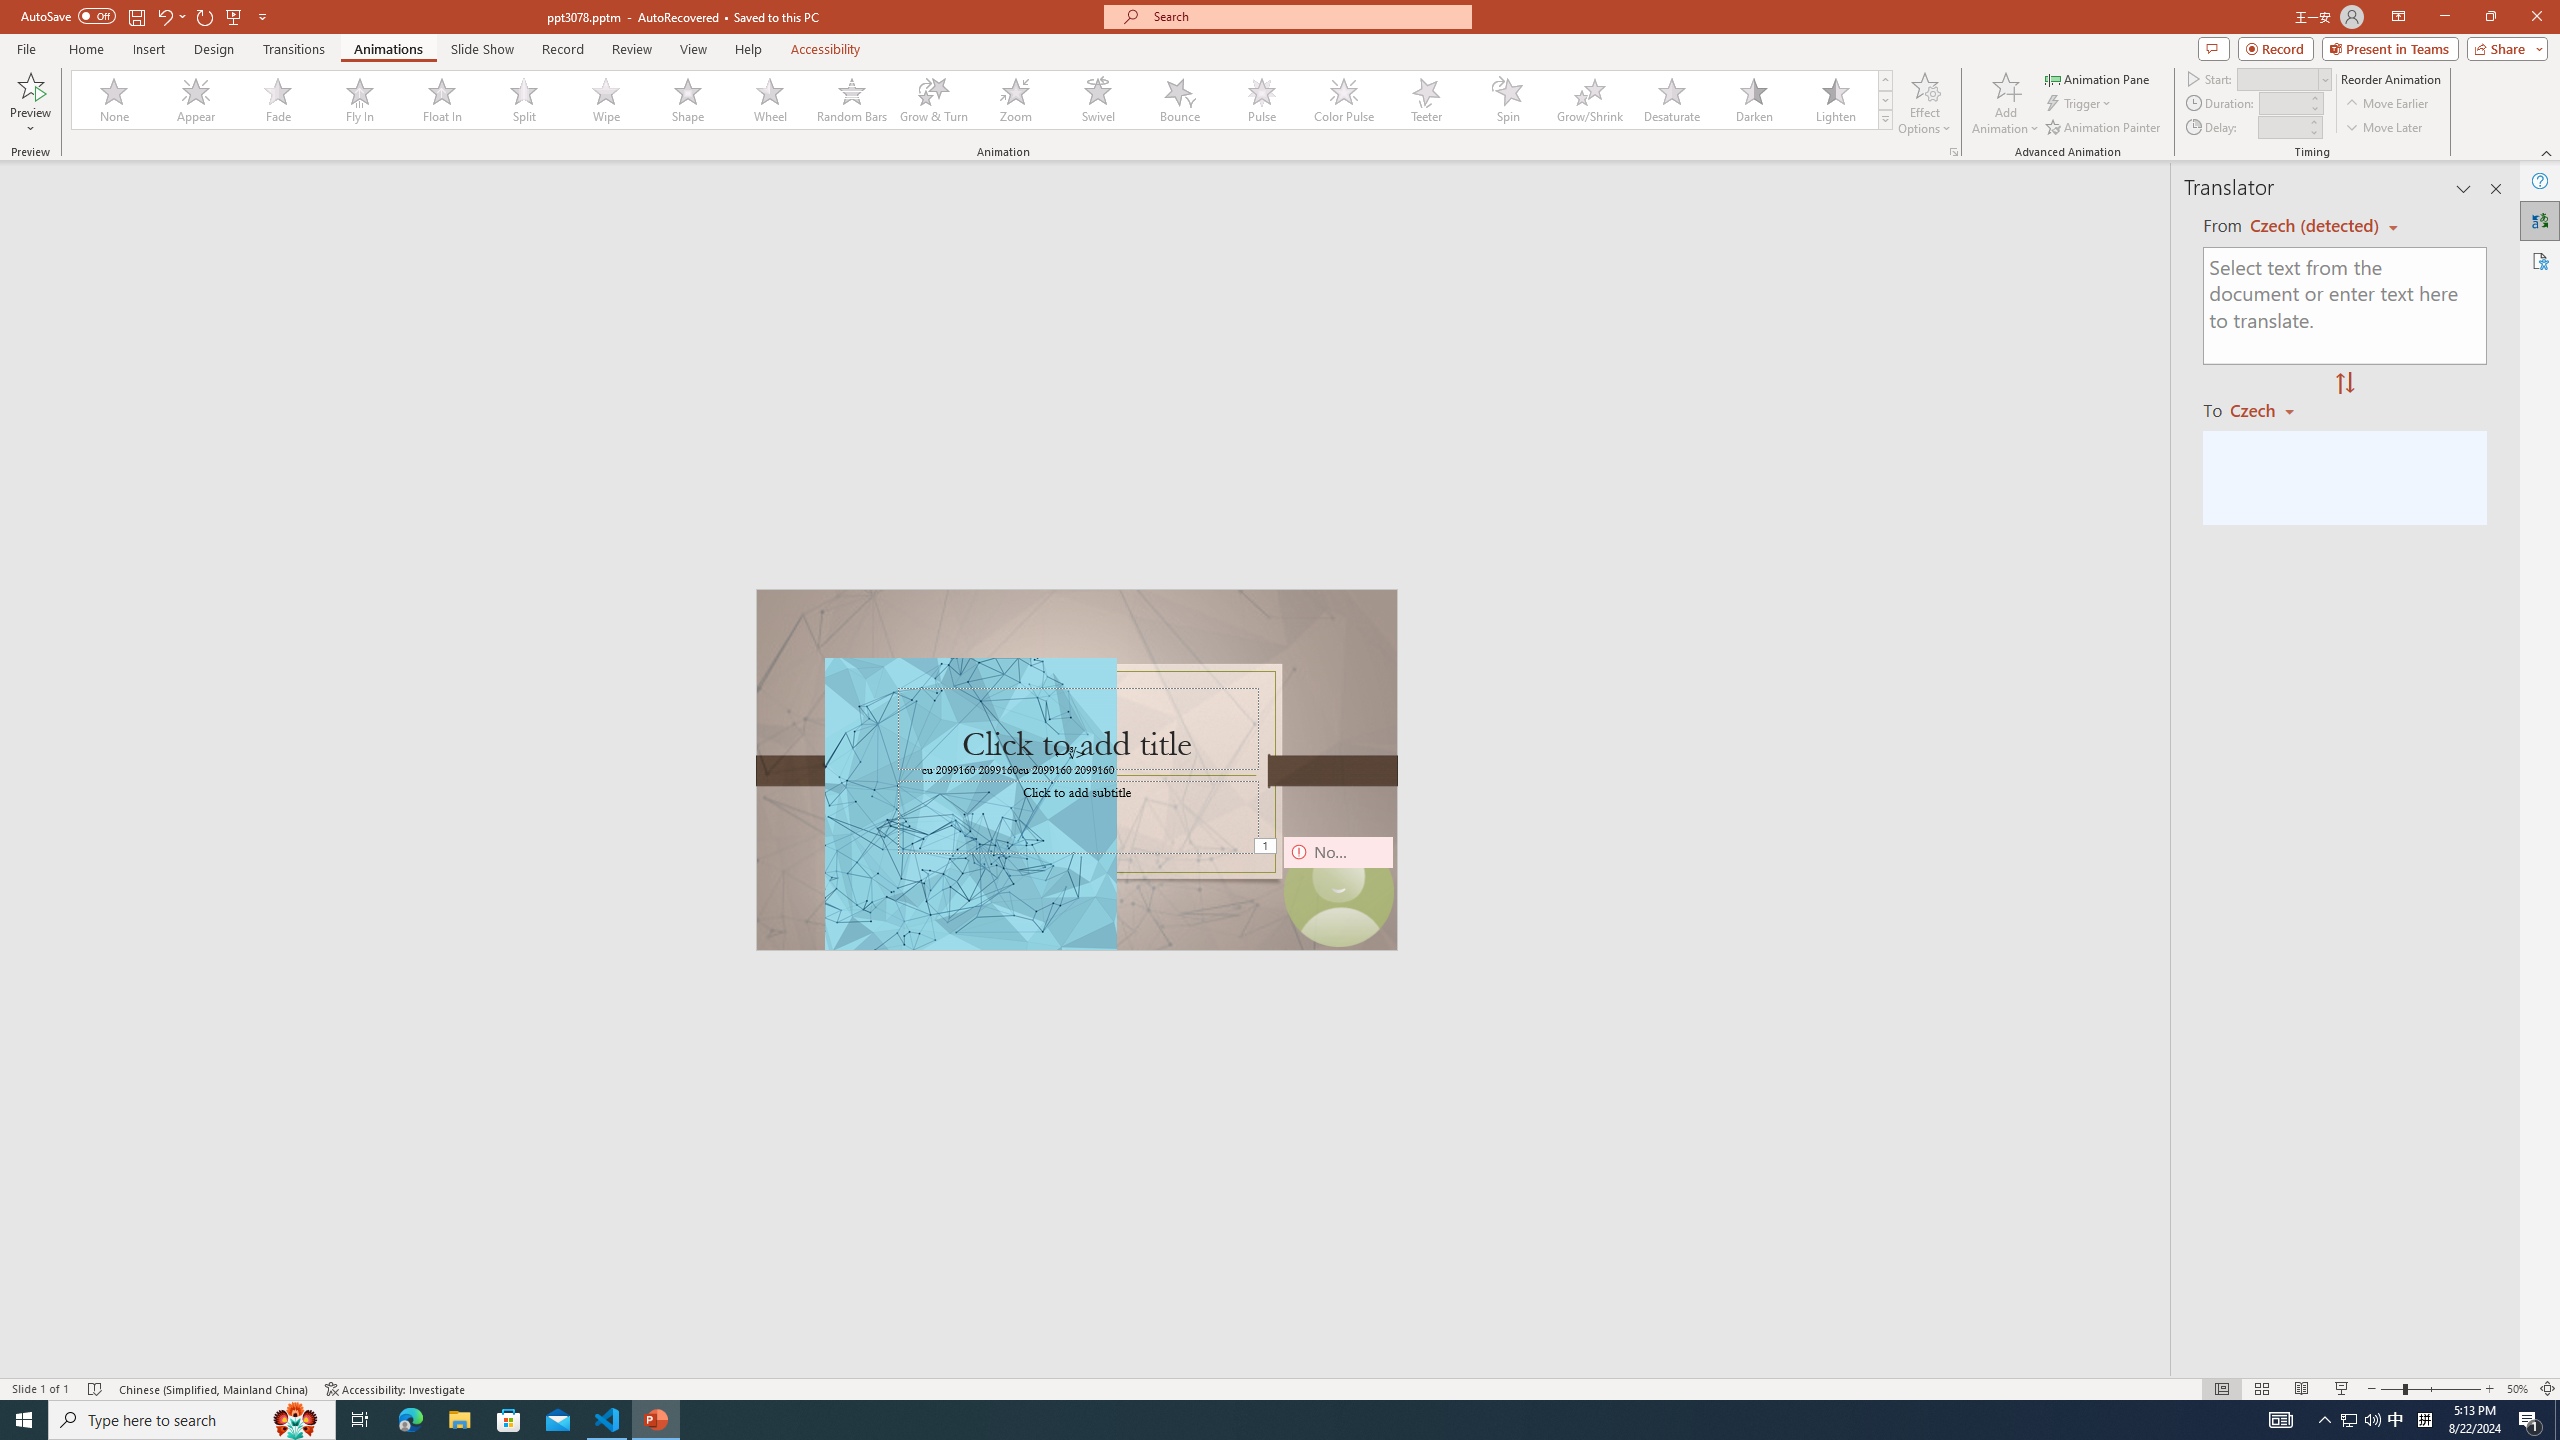 Image resolution: width=2560 pixels, height=1440 pixels. I want to click on 'Wipe', so click(606, 99).